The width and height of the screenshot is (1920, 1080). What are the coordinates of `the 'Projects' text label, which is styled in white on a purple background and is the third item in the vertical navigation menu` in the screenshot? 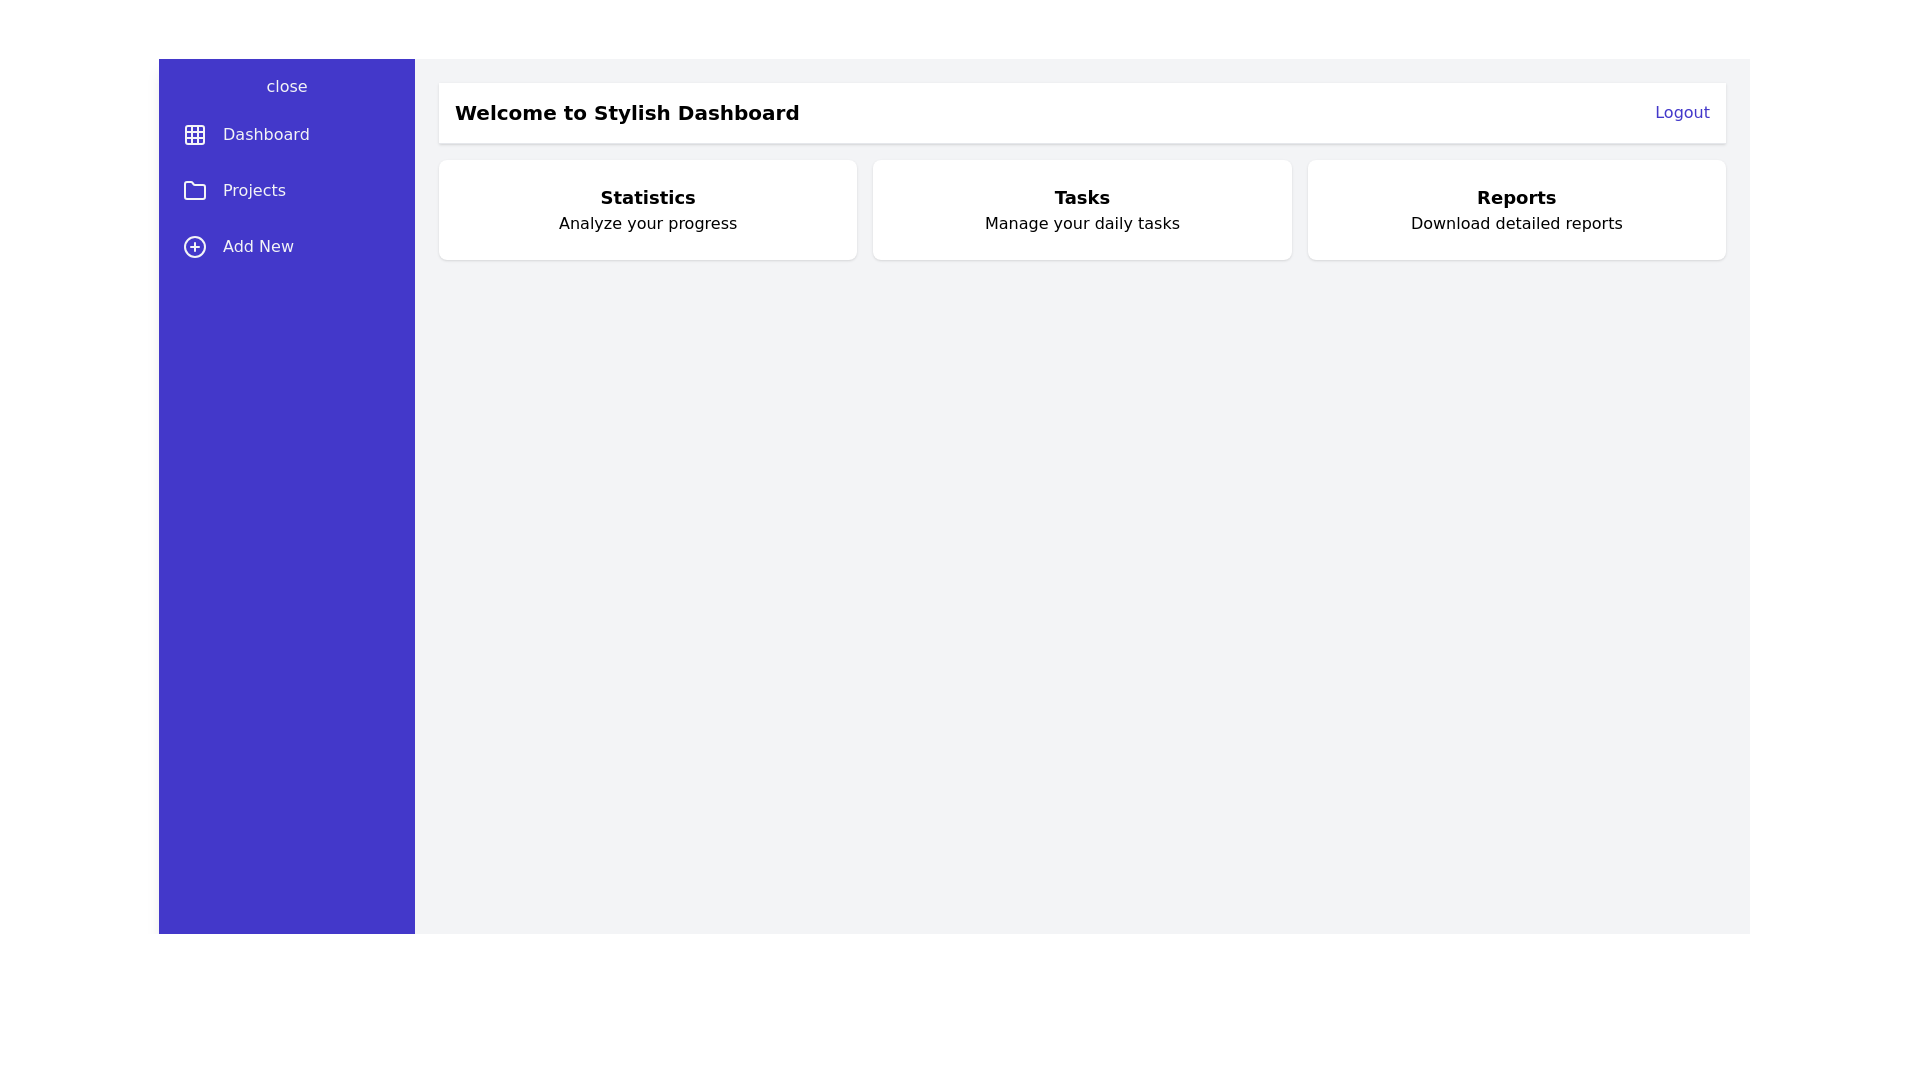 It's located at (253, 191).